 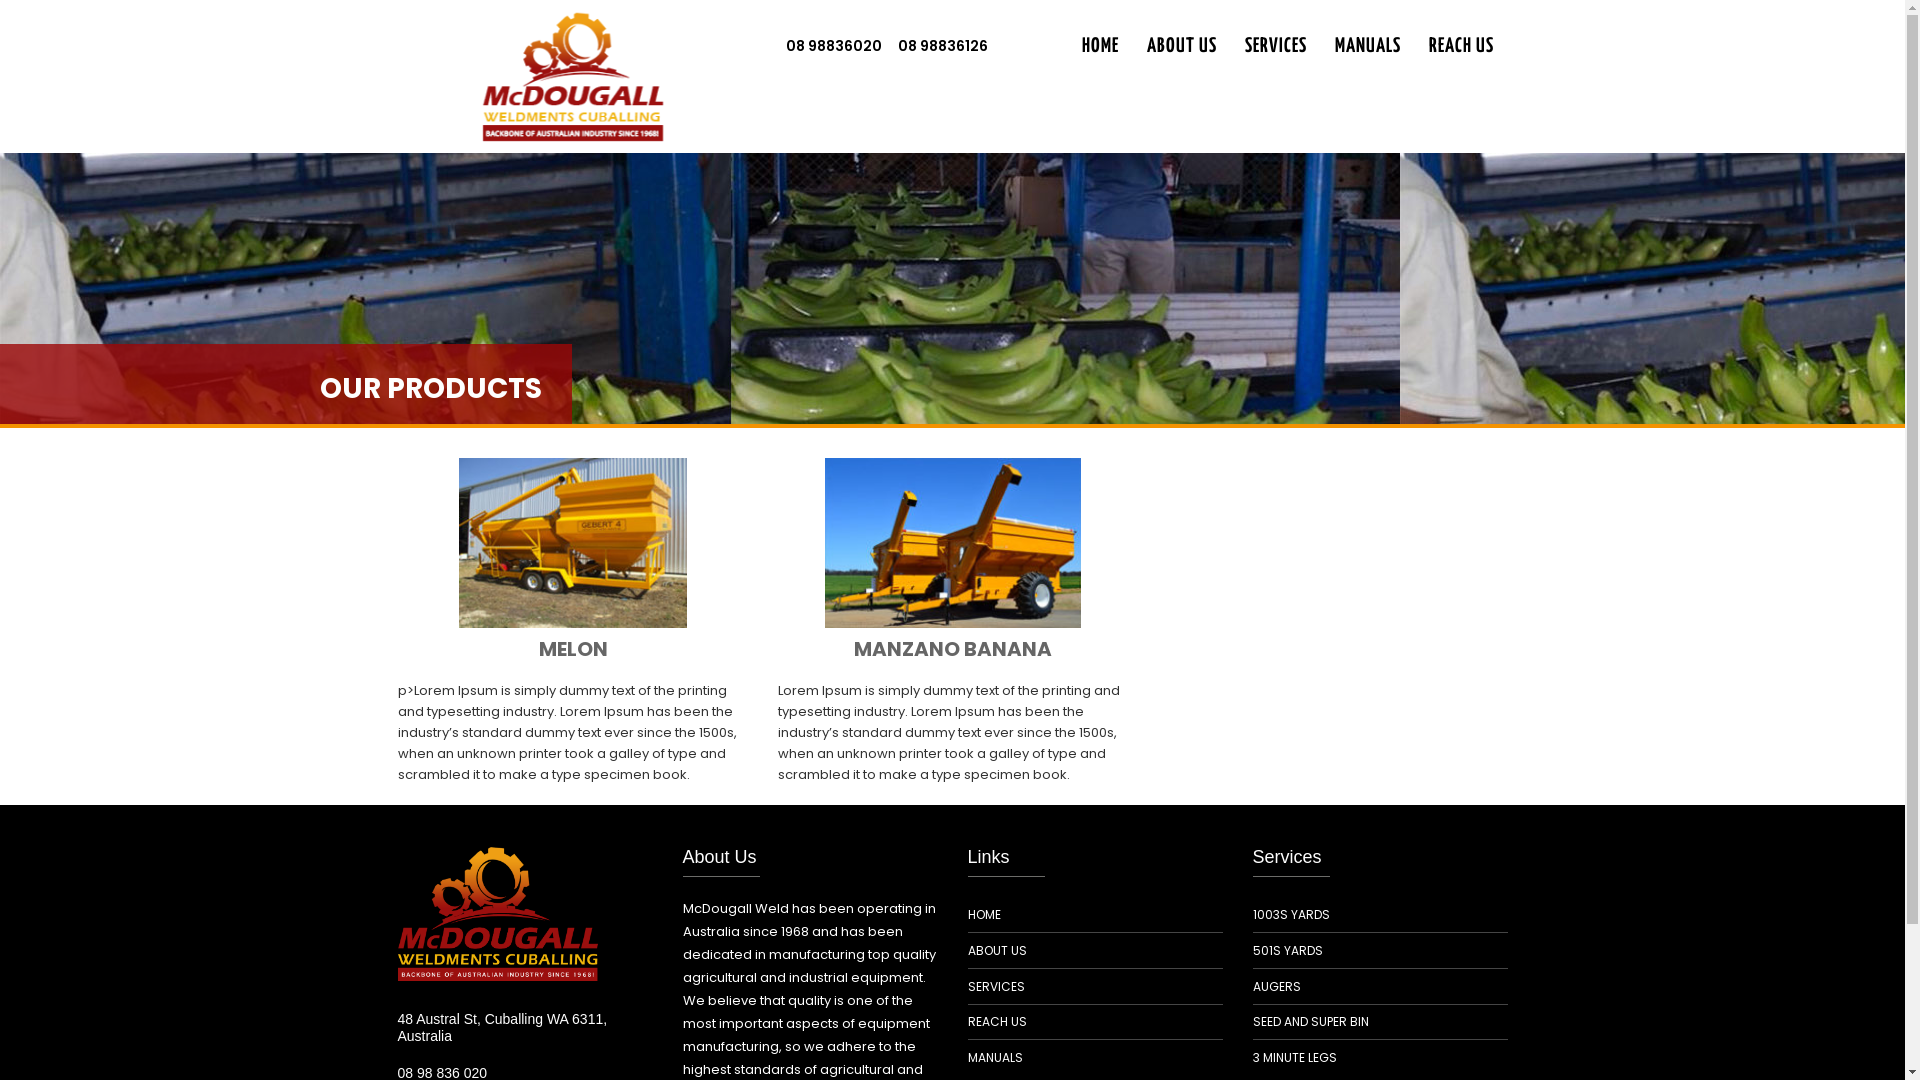 I want to click on '08 98836020', so click(x=834, y=45).